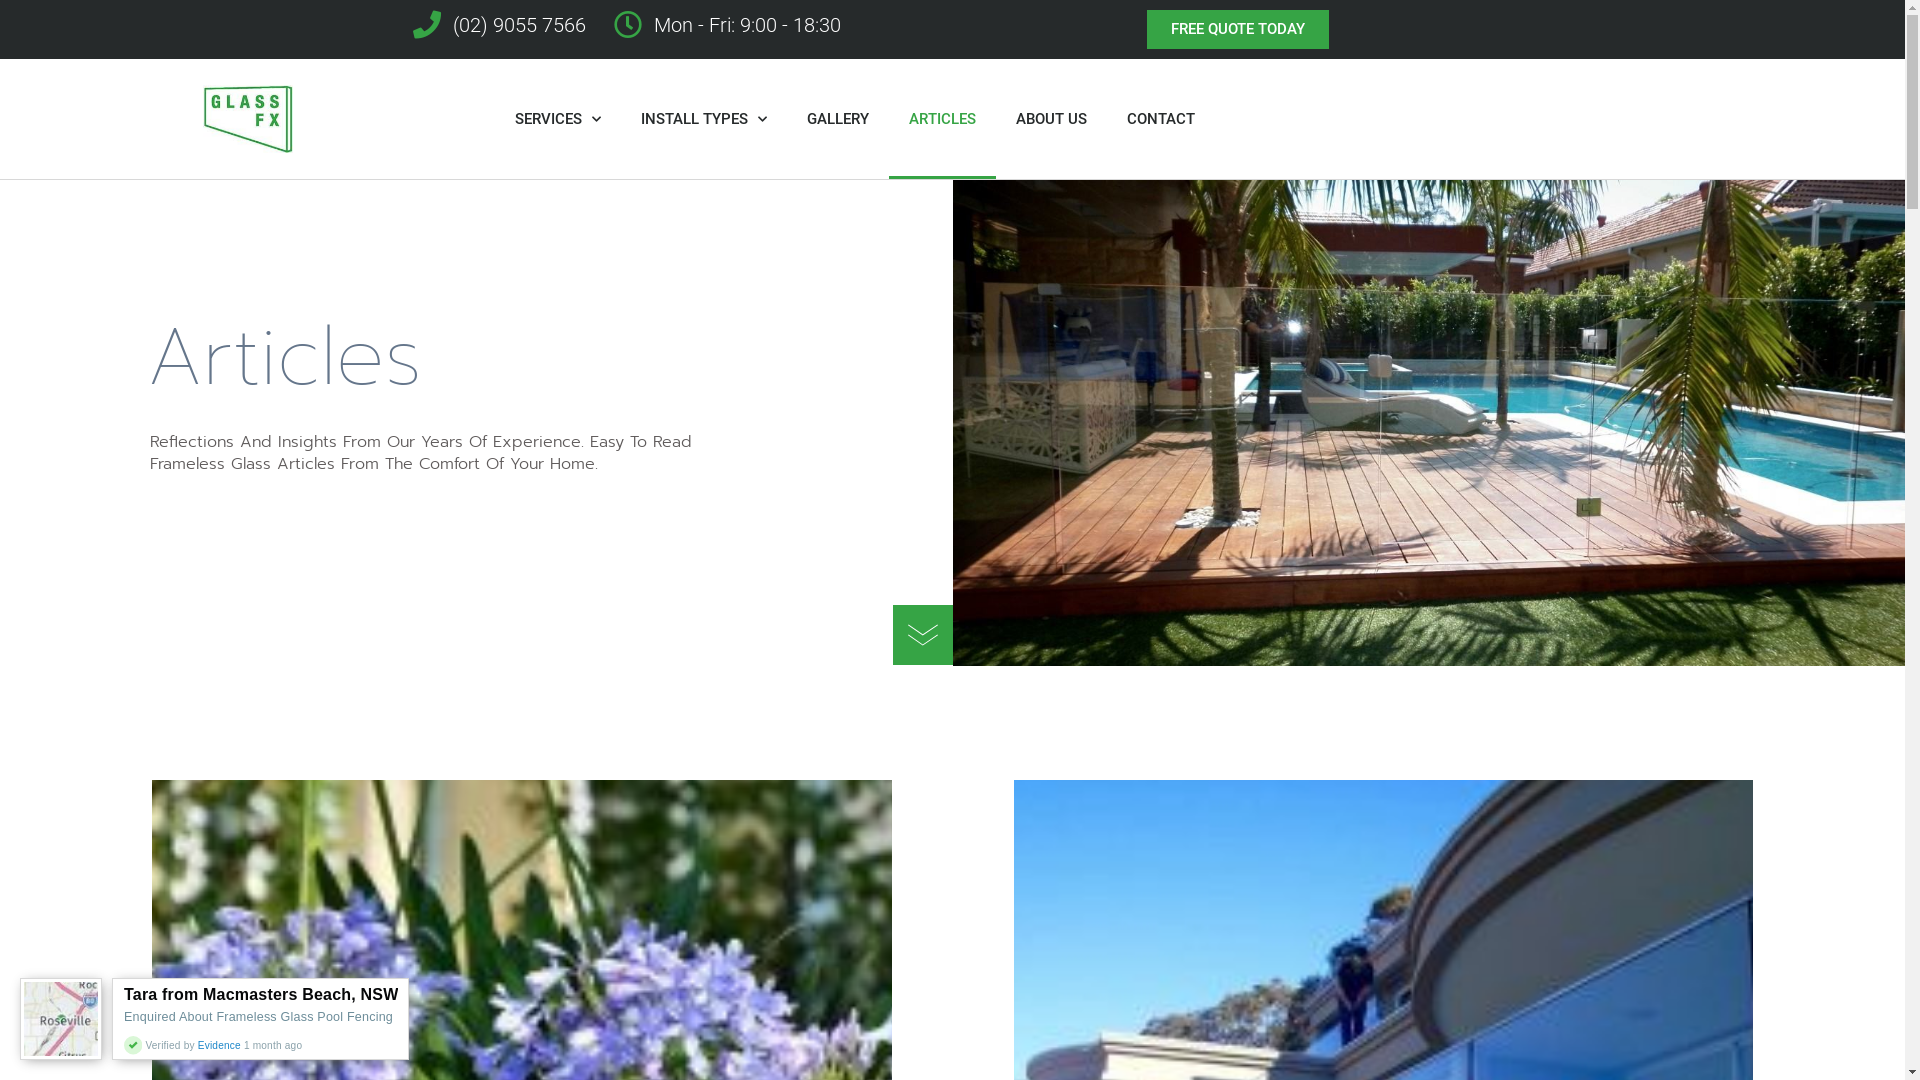 The height and width of the screenshot is (1080, 1920). I want to click on 'ARTICLES', so click(941, 119).